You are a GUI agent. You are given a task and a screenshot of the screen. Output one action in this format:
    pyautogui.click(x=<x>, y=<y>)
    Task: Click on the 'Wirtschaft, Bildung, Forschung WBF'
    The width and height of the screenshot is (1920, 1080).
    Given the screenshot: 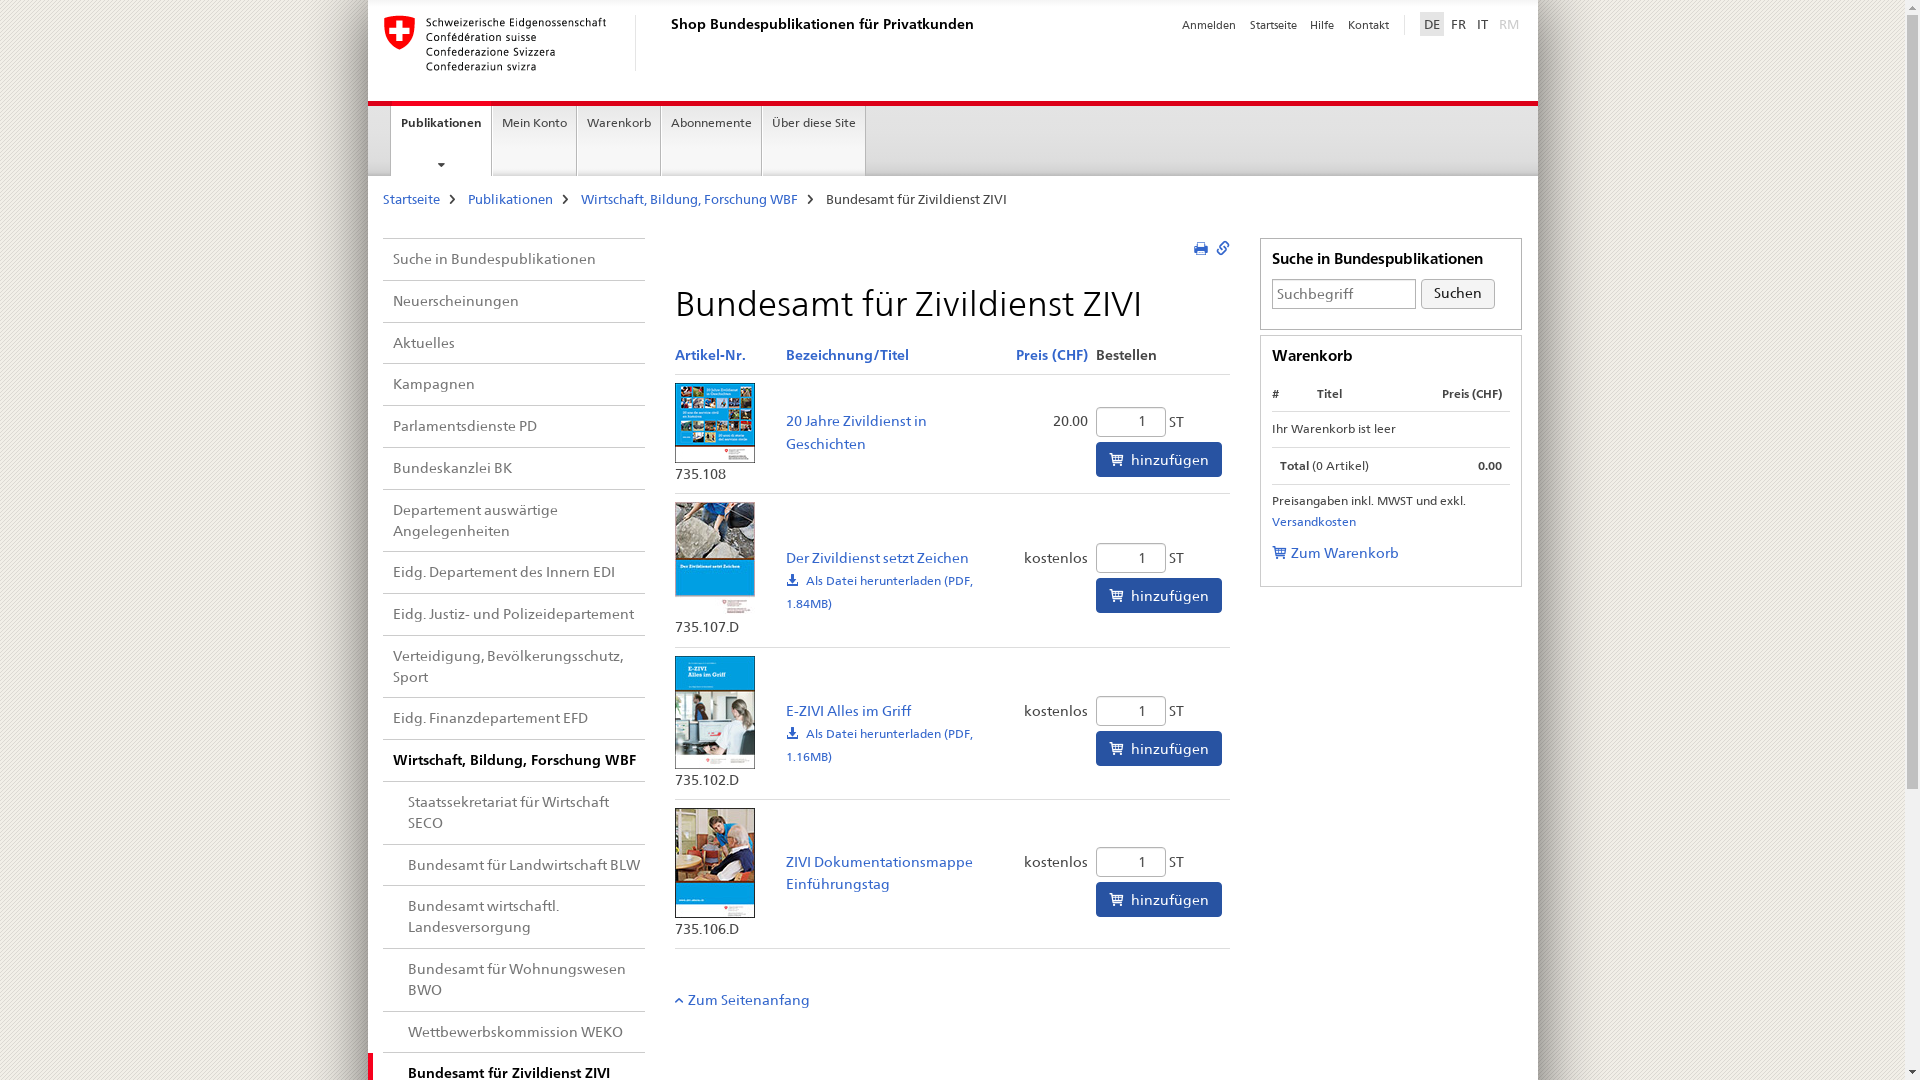 What is the action you would take?
    pyautogui.click(x=579, y=199)
    